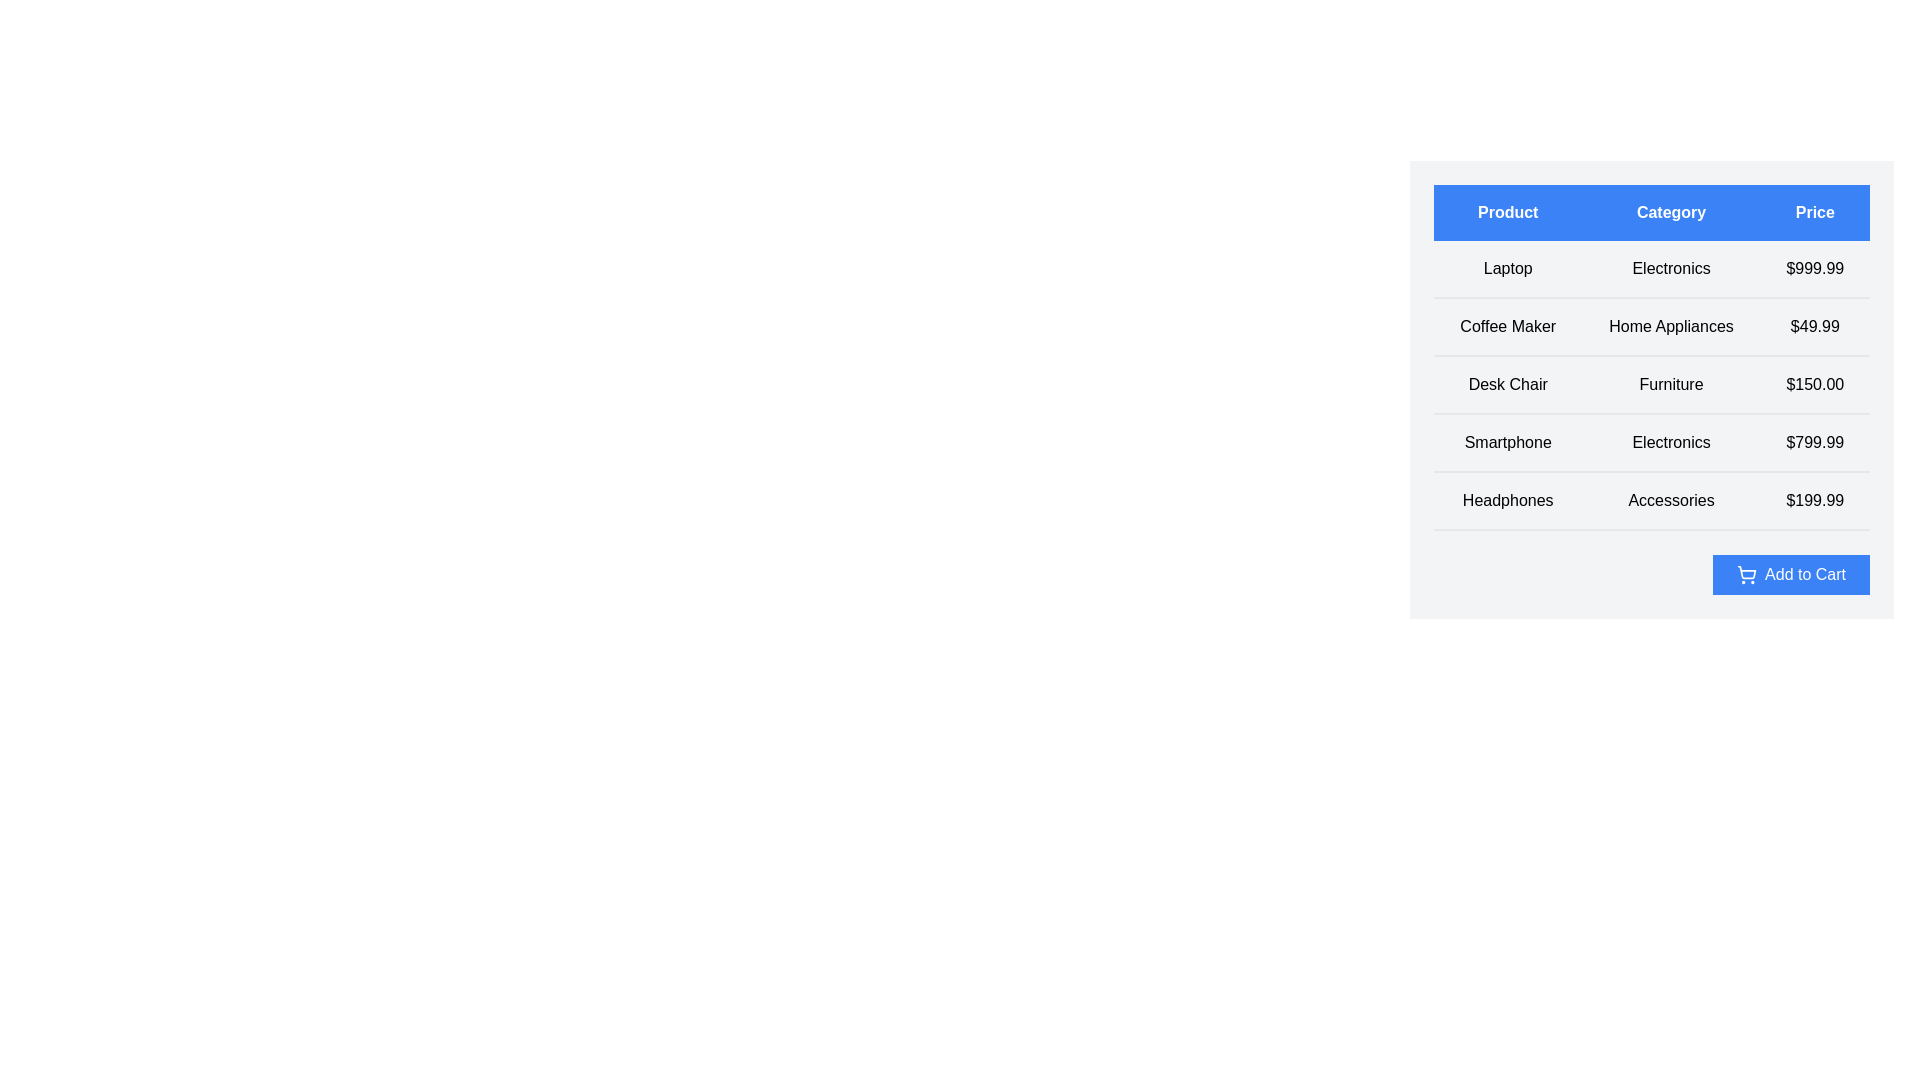 Image resolution: width=1920 pixels, height=1080 pixels. I want to click on the Text label that describes the category of the associated product 'Smartphone', located in the second column of the fourth row of the table, so click(1671, 442).